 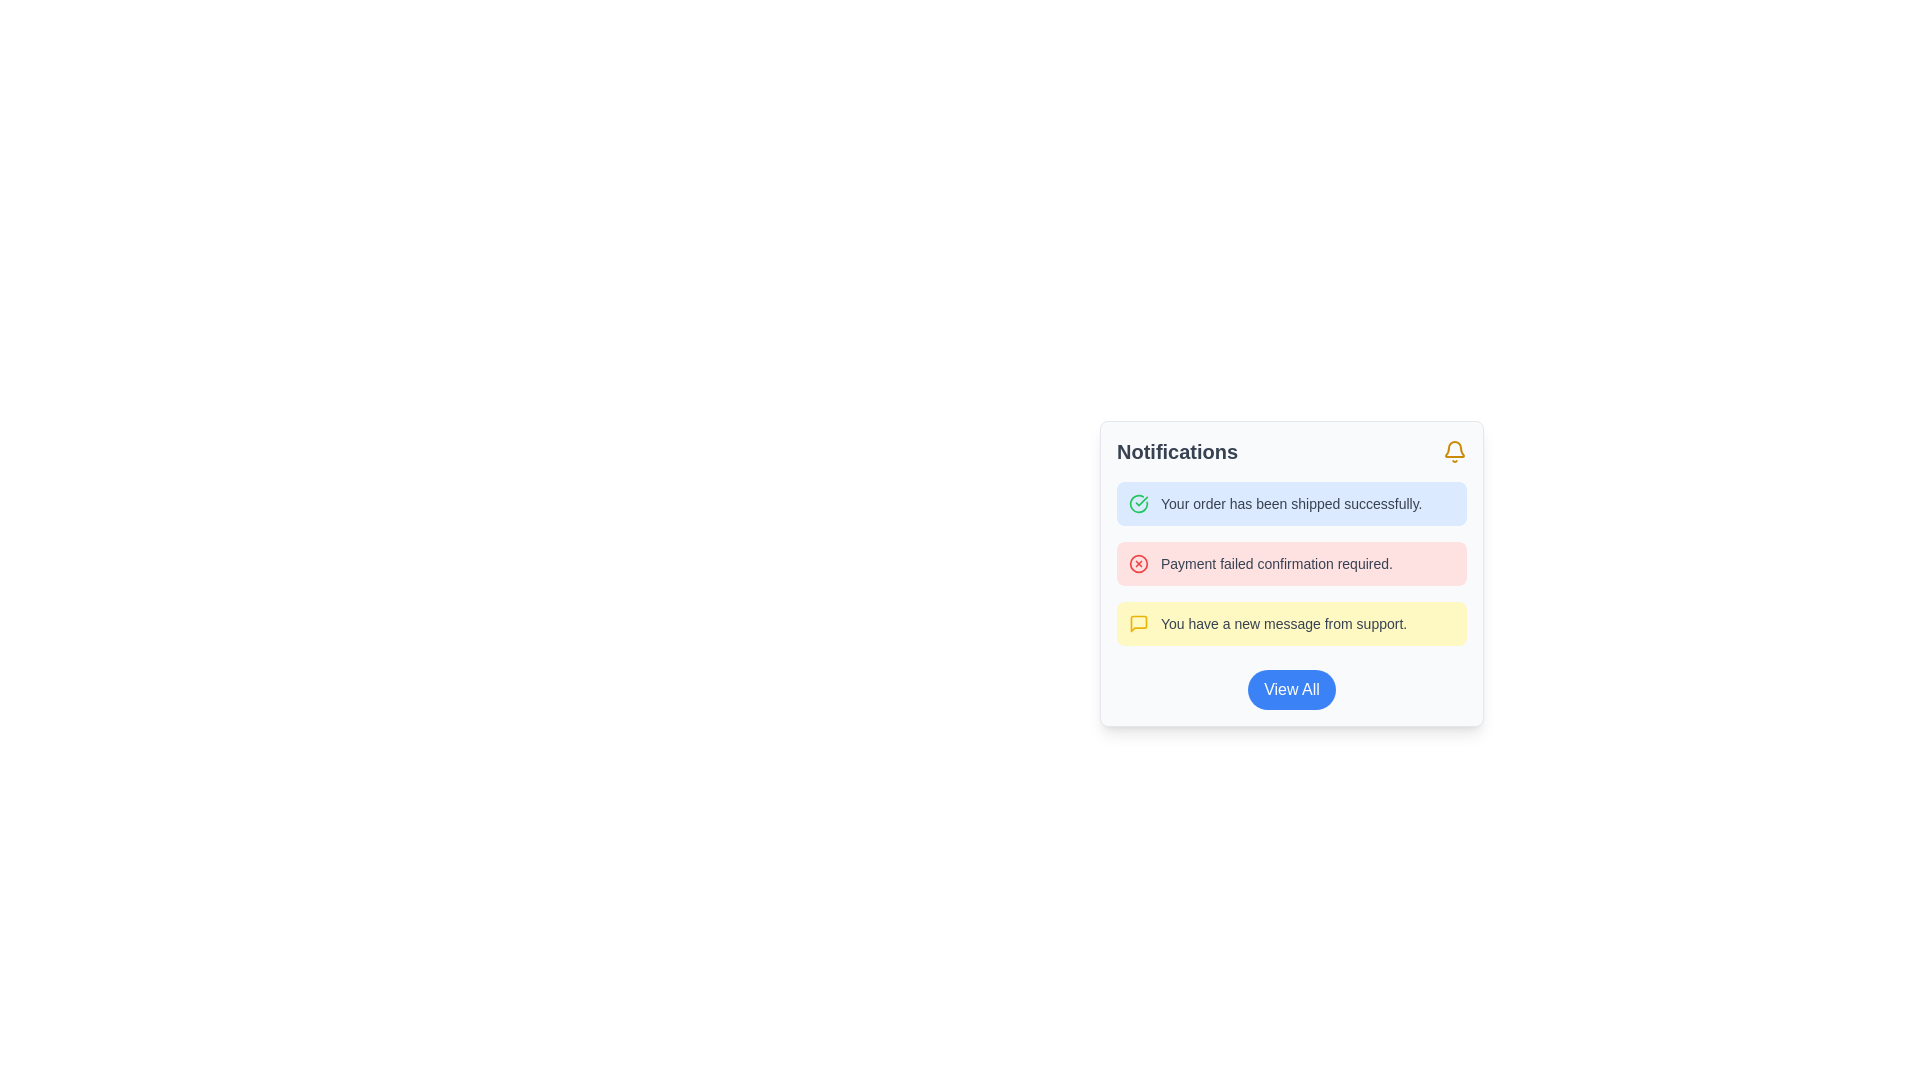 What do you see at coordinates (1291, 623) in the screenshot?
I see `the third notification text block that informs the user of a new message from support, positioned below the notifications about order shipping and payment failure` at bounding box center [1291, 623].